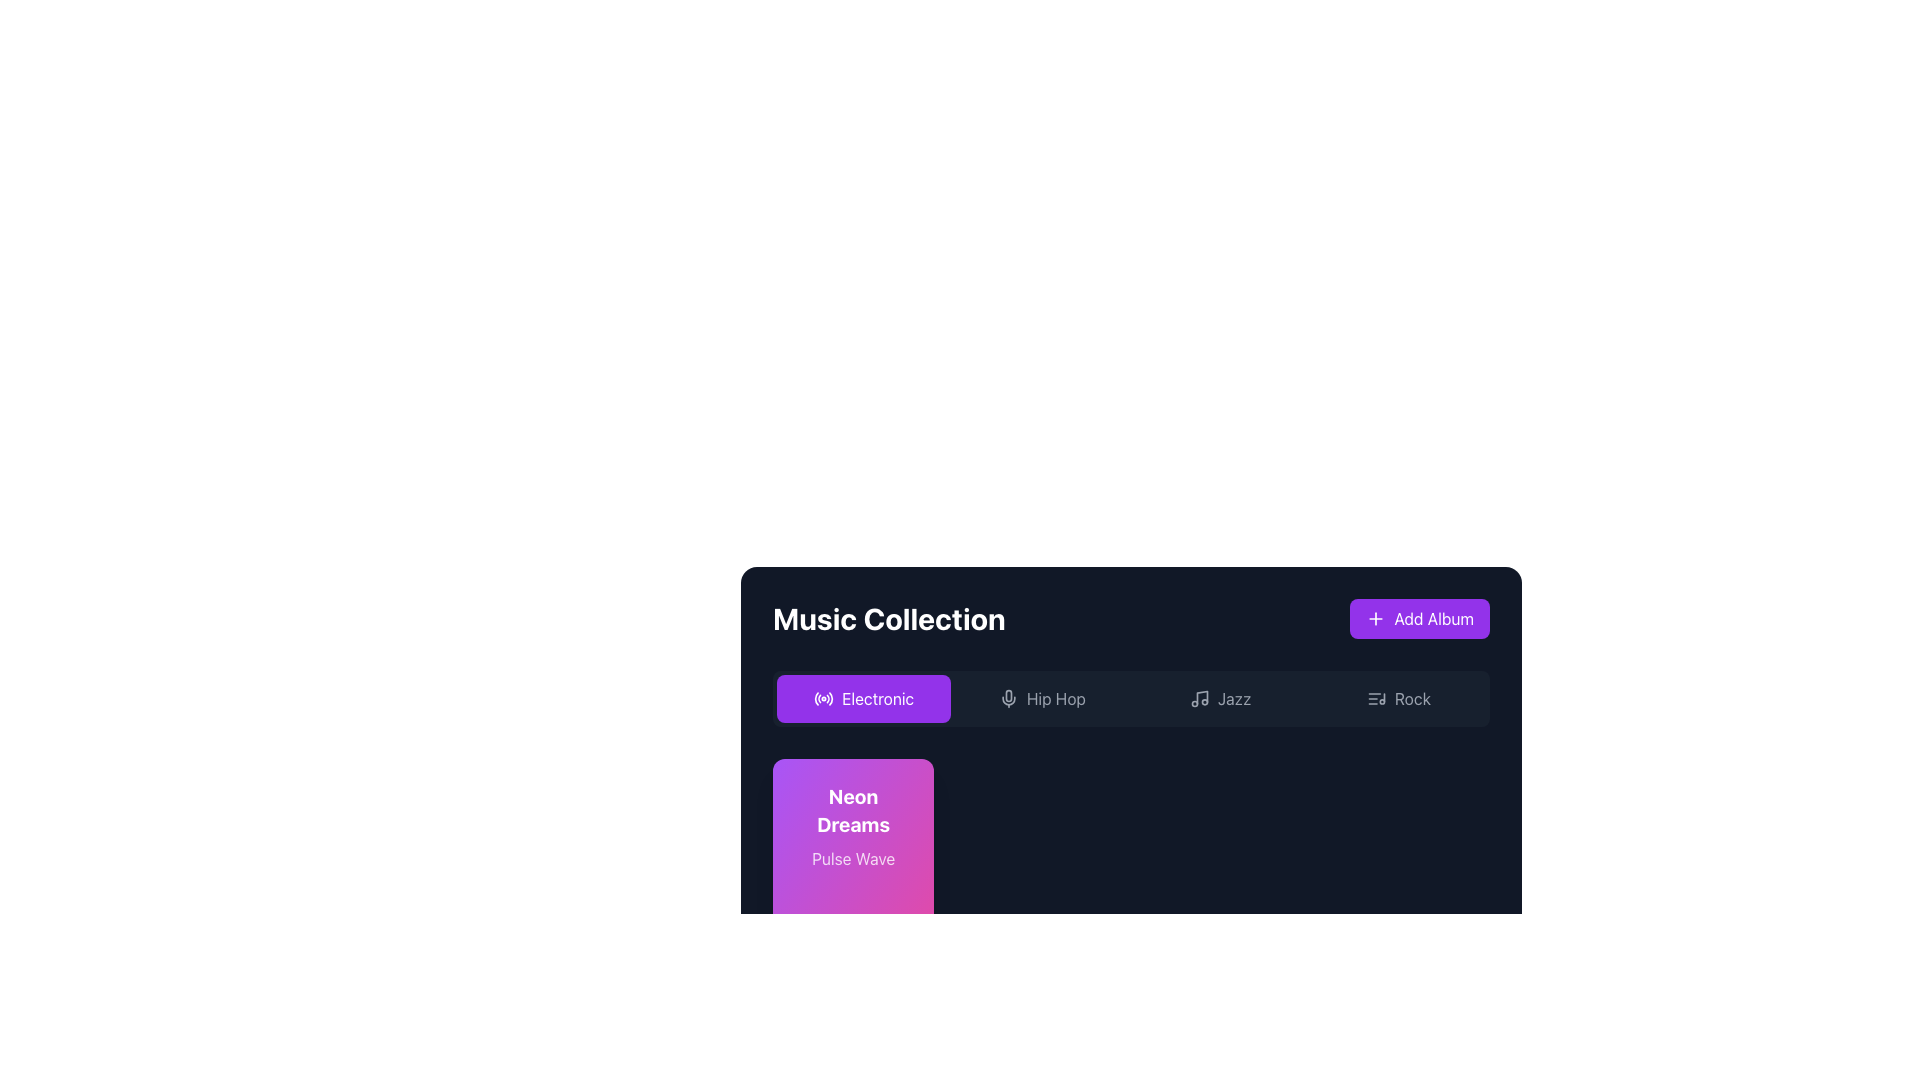 The image size is (1920, 1080). What do you see at coordinates (1200, 697) in the screenshot?
I see `the musical note icon inside the 'Jazz' button` at bounding box center [1200, 697].